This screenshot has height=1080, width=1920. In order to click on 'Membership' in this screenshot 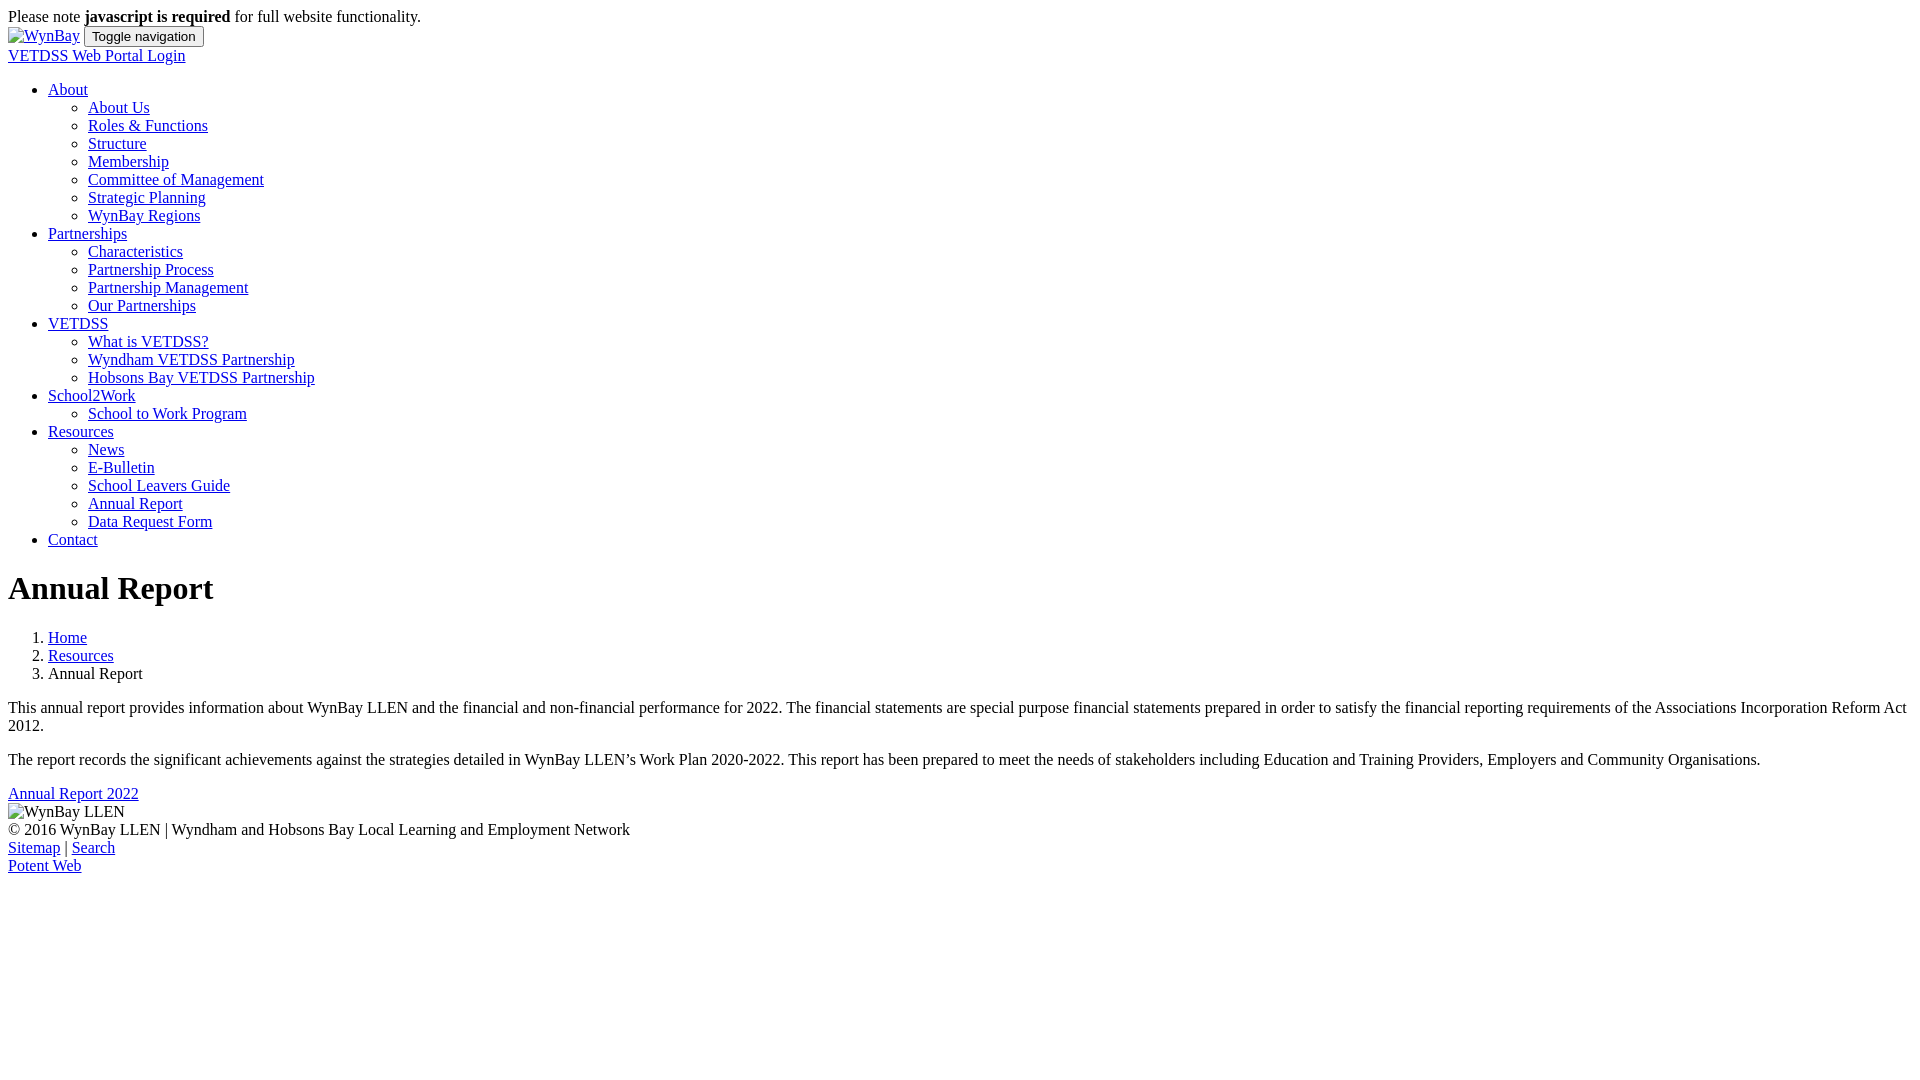, I will do `click(127, 160)`.